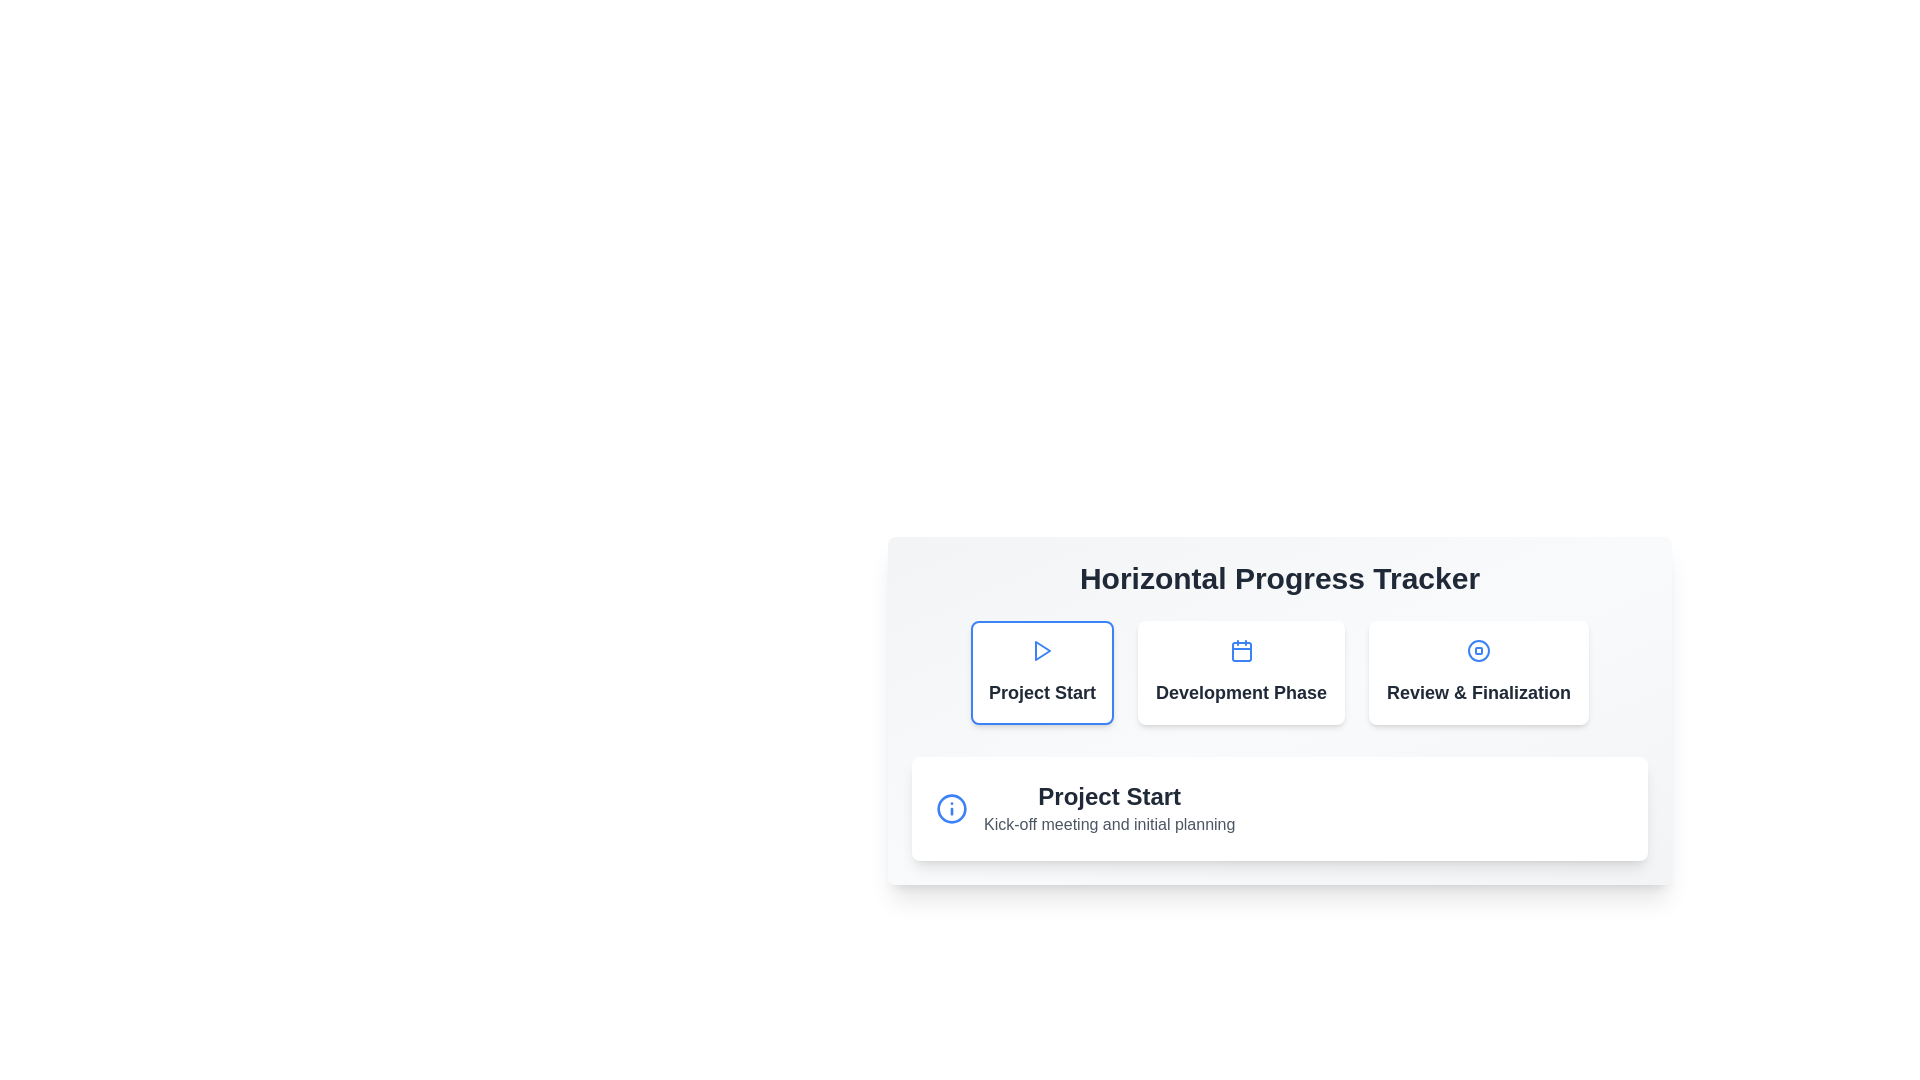  I want to click on the text label that reads 'Development Phase,' which is styled with a larger bold font and dark color against a white background, centrally aligned within the second card from the left, so click(1240, 692).